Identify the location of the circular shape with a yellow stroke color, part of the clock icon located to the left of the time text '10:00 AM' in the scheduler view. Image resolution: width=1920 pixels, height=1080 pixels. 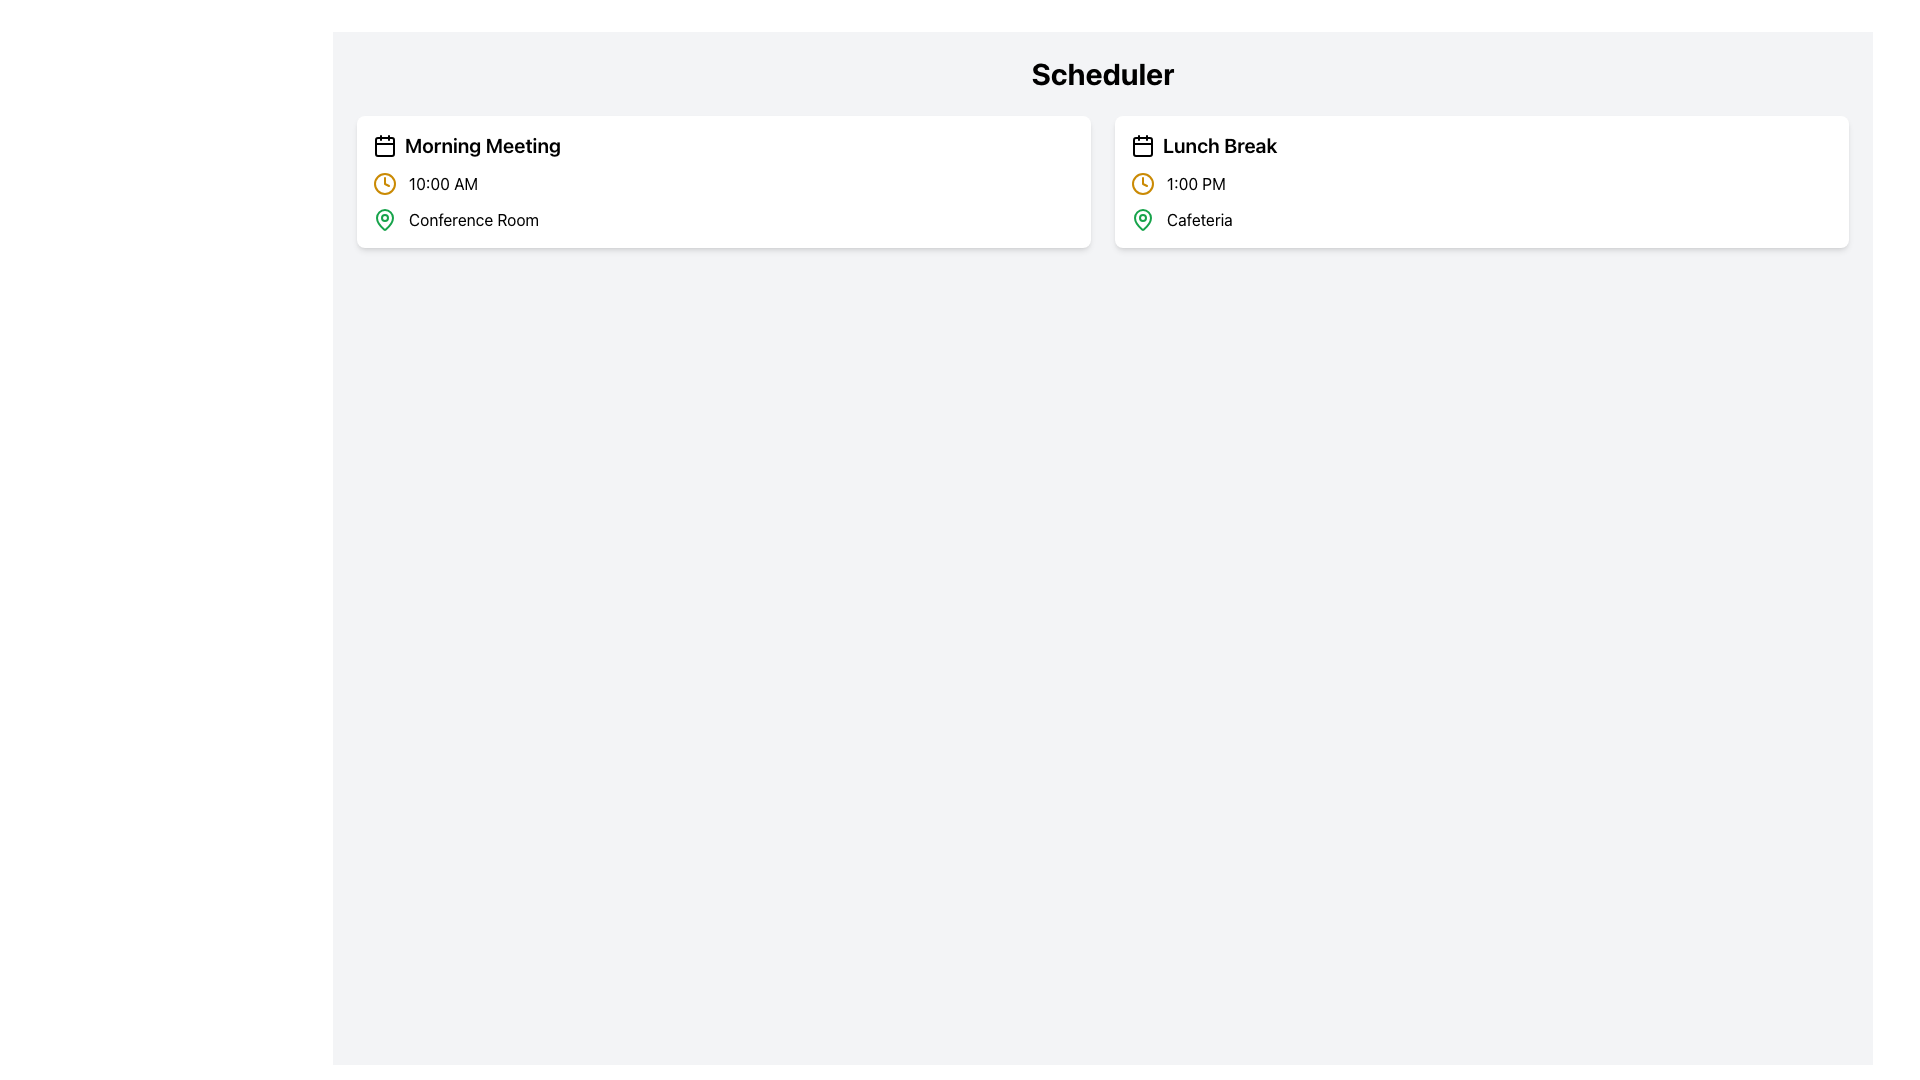
(384, 184).